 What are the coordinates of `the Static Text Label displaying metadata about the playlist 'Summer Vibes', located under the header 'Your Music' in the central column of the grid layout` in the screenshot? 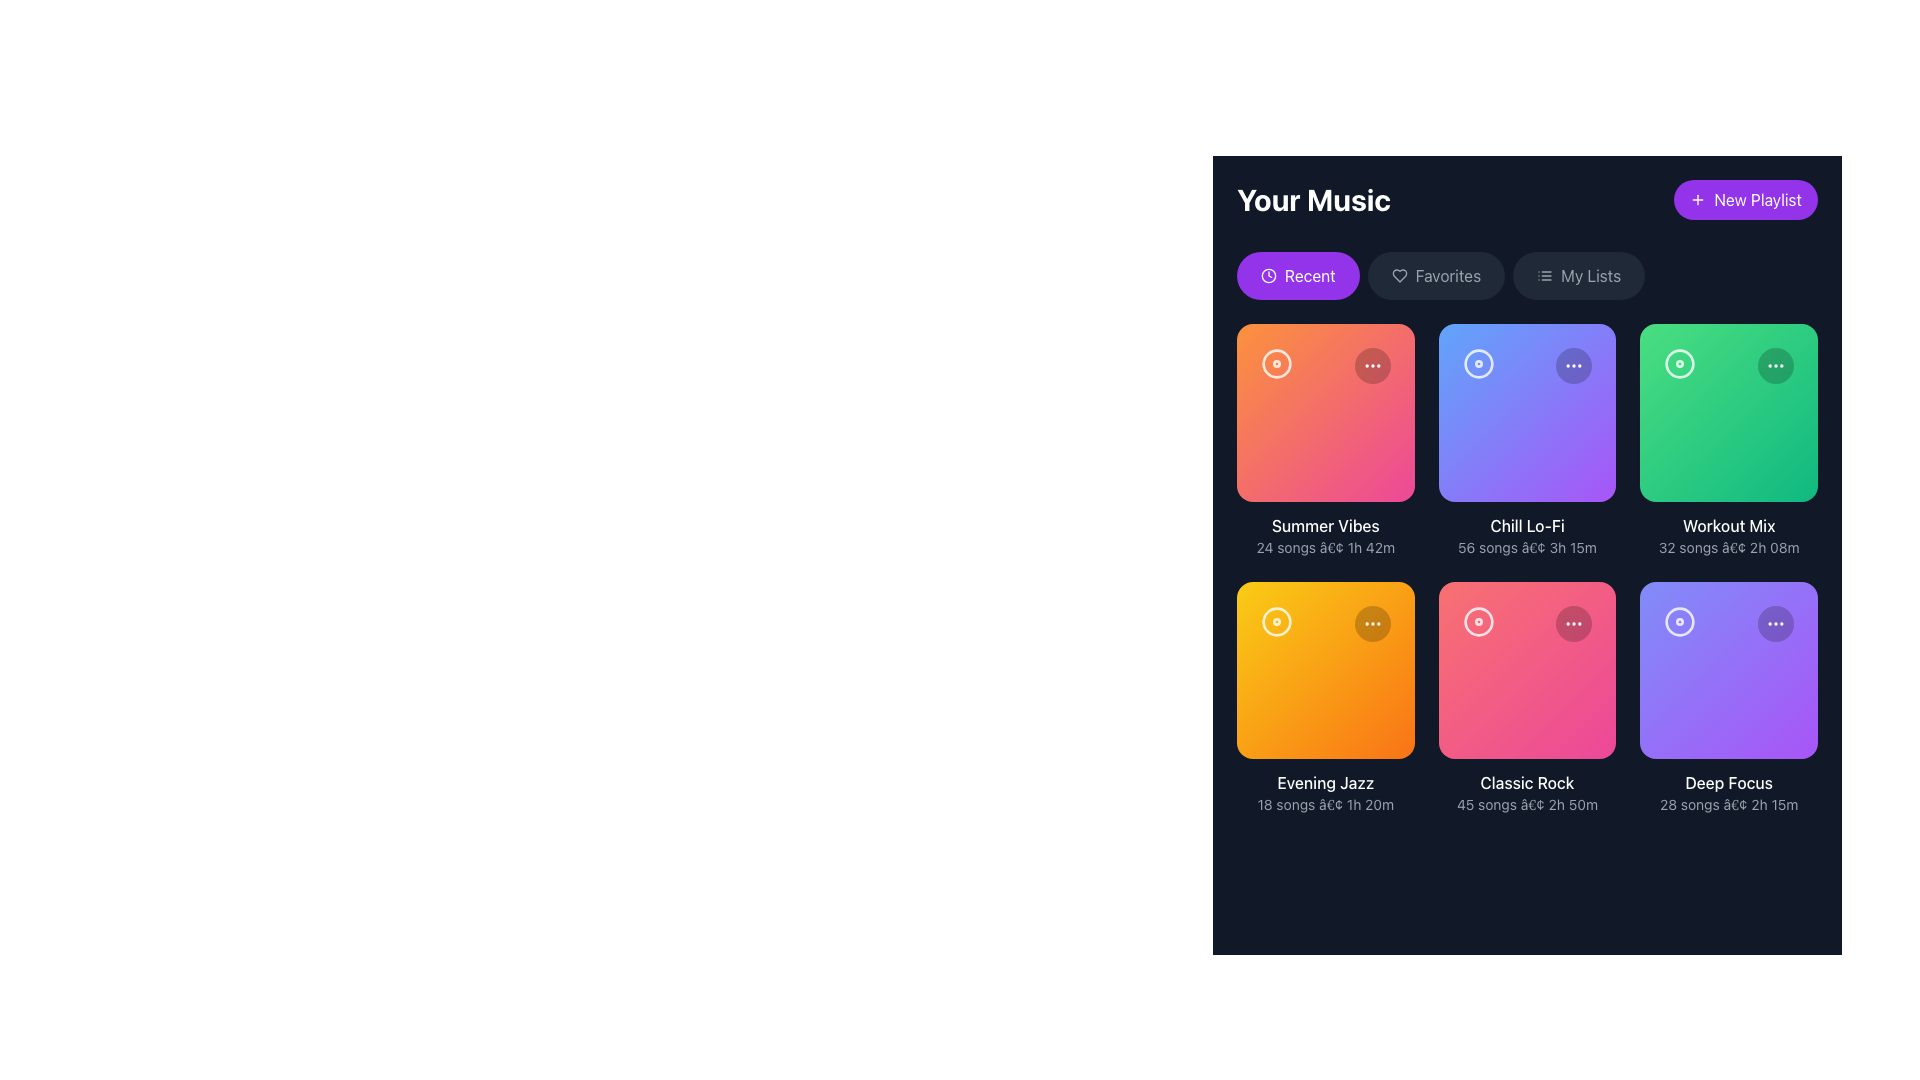 It's located at (1325, 547).